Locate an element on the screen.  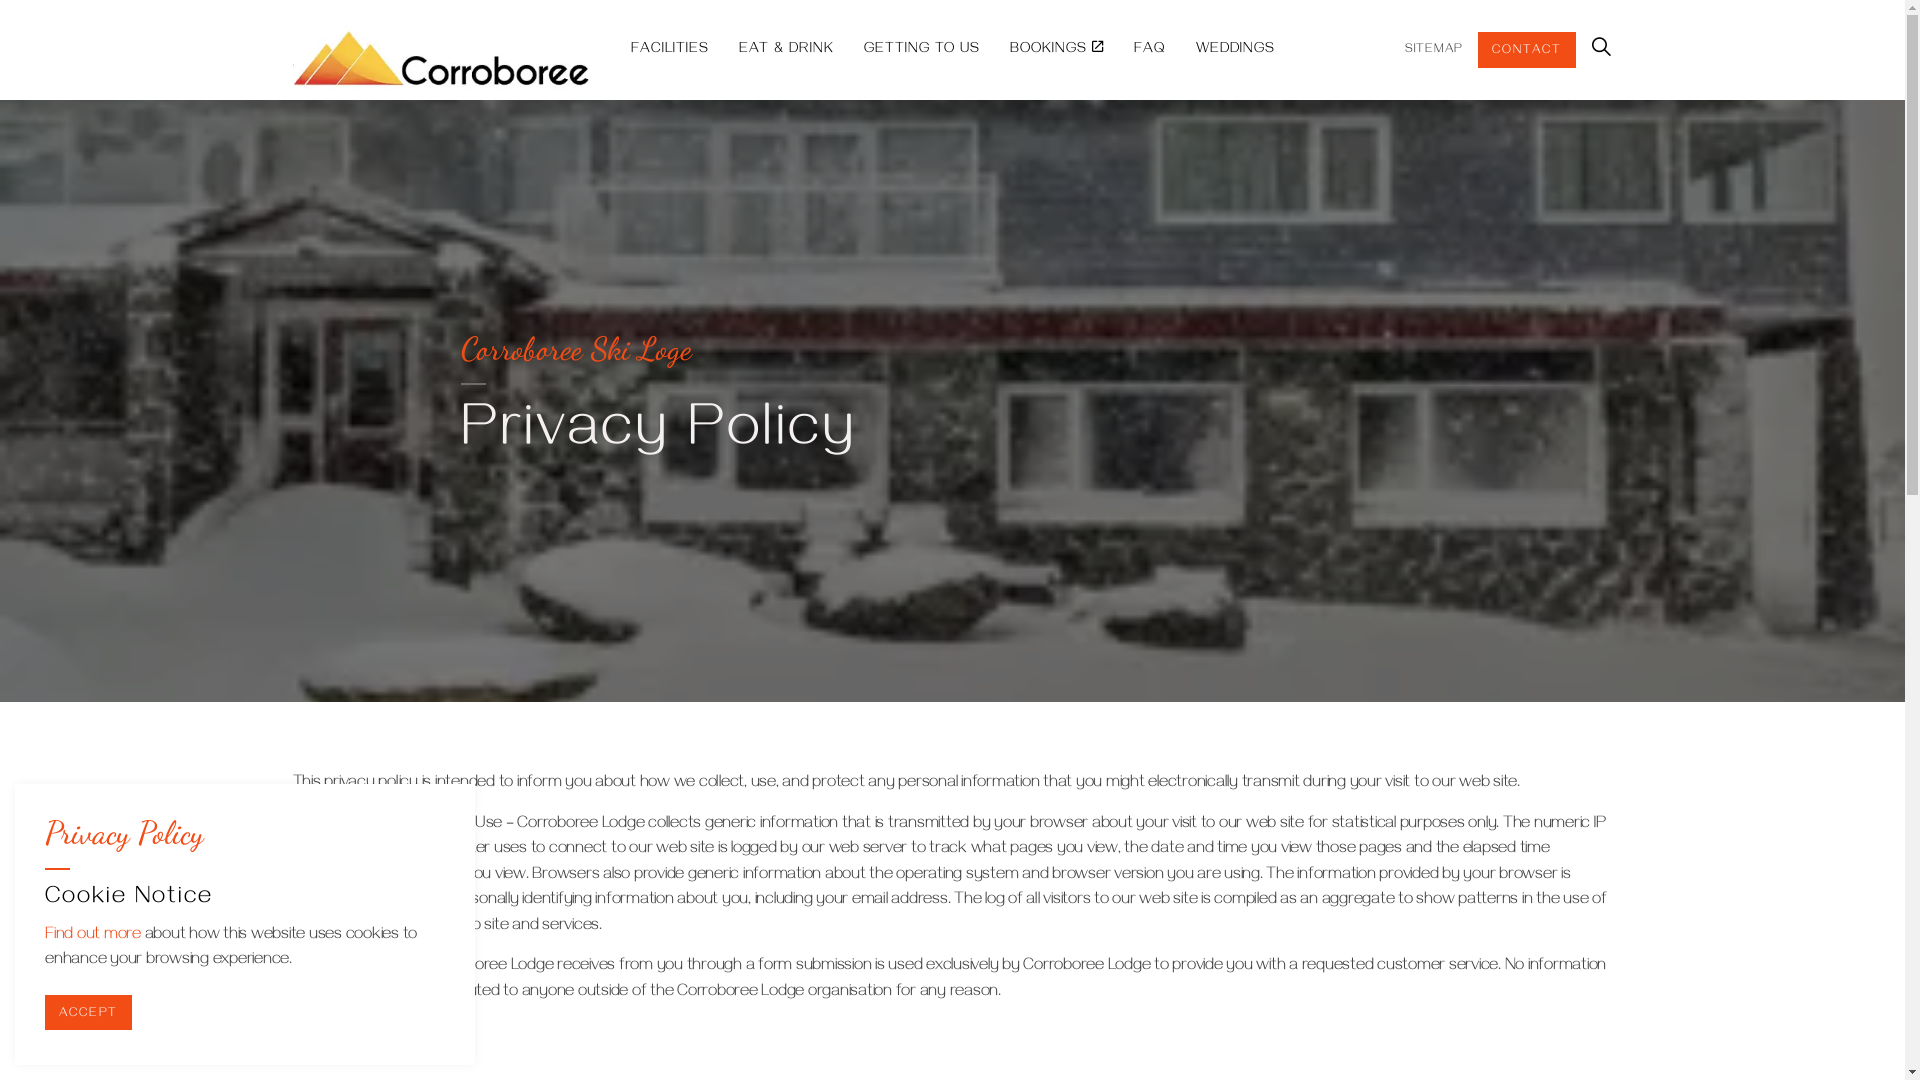
'WEDDINGS' is located at coordinates (1233, 49).